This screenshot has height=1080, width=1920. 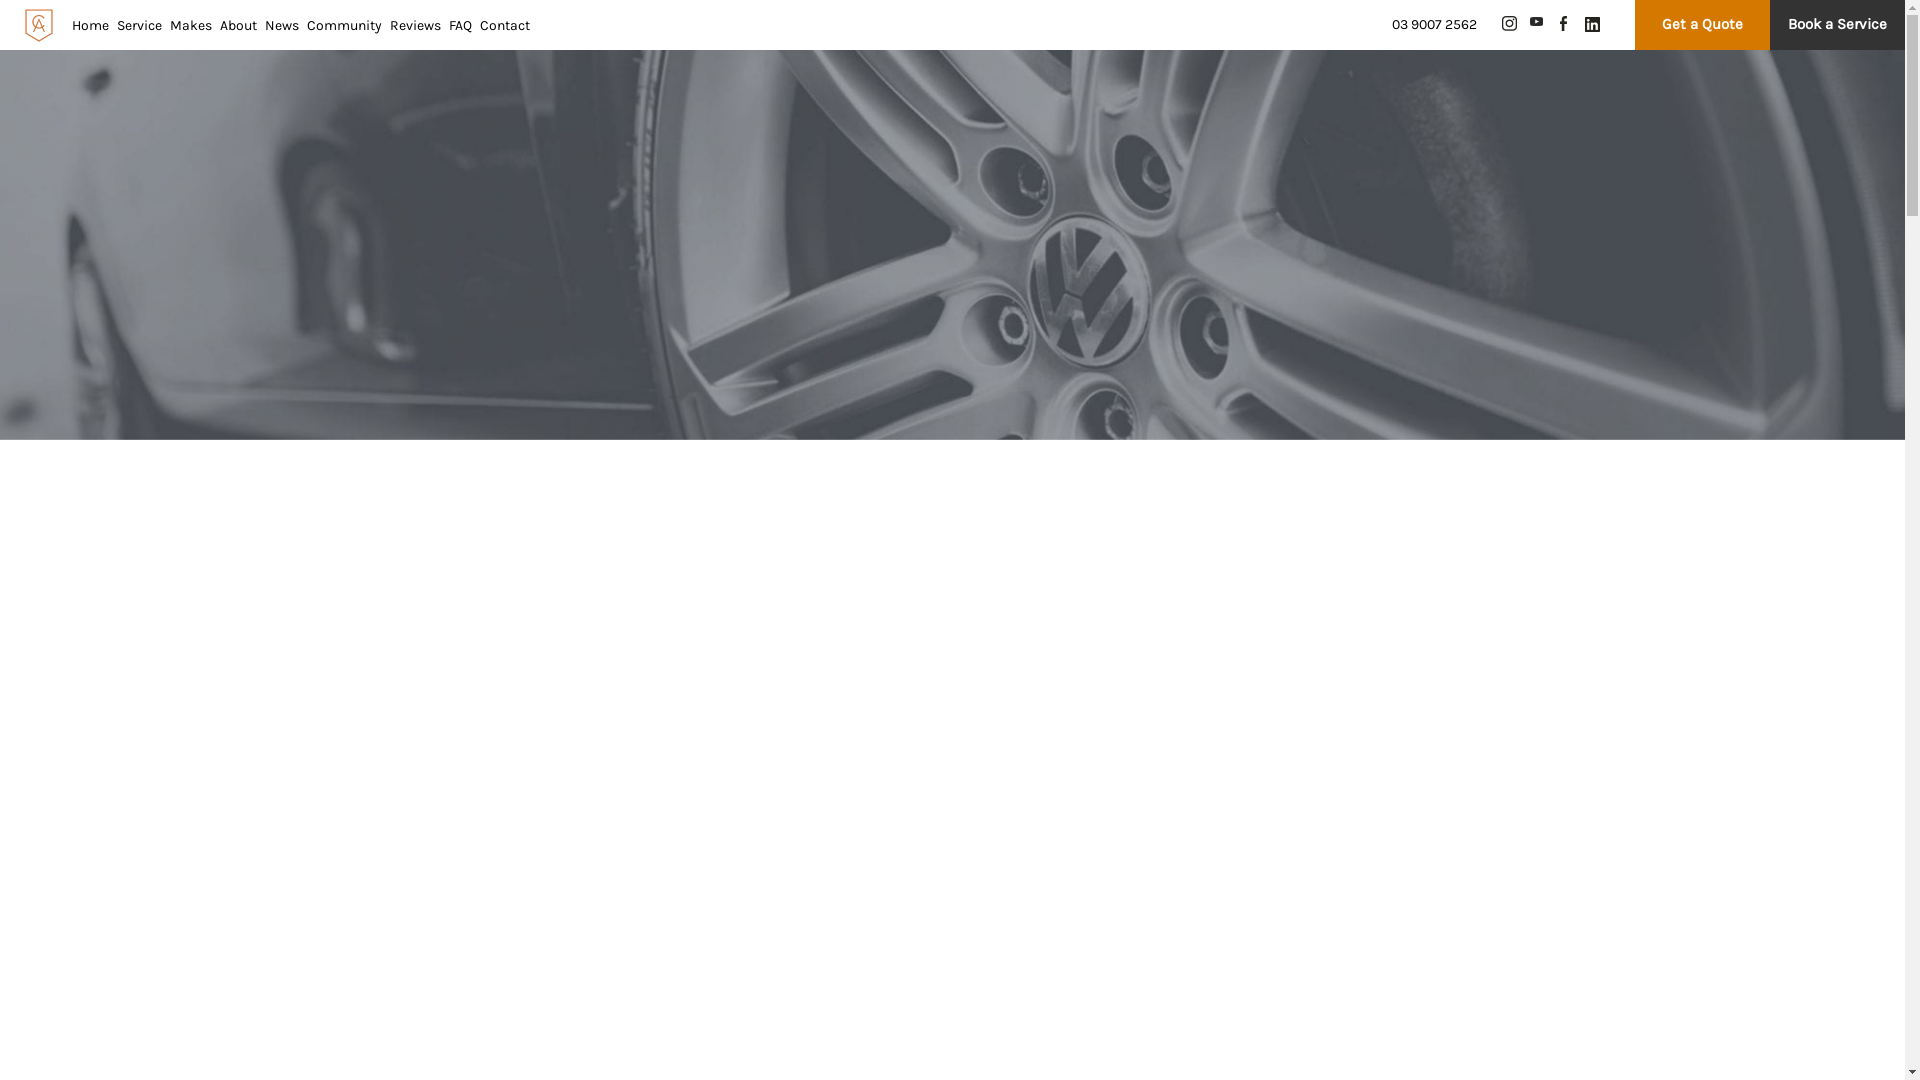 What do you see at coordinates (281, 25) in the screenshot?
I see `'News'` at bounding box center [281, 25].